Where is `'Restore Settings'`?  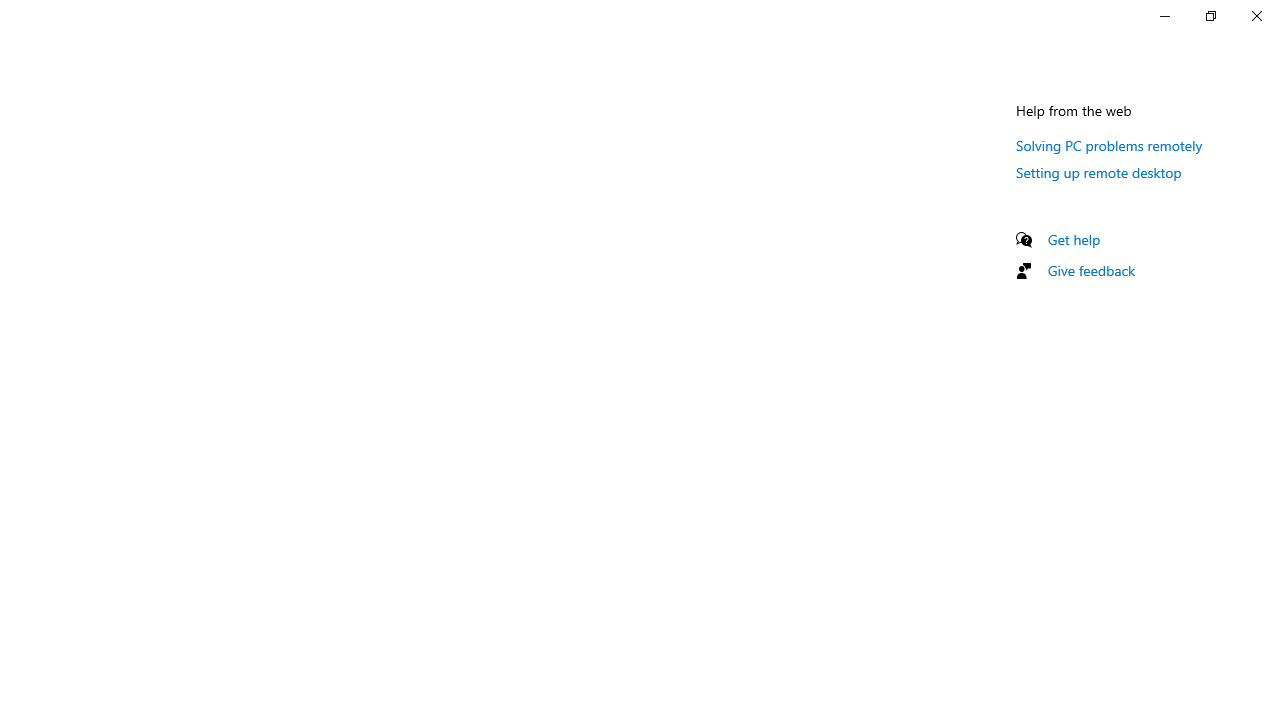
'Restore Settings' is located at coordinates (1209, 15).